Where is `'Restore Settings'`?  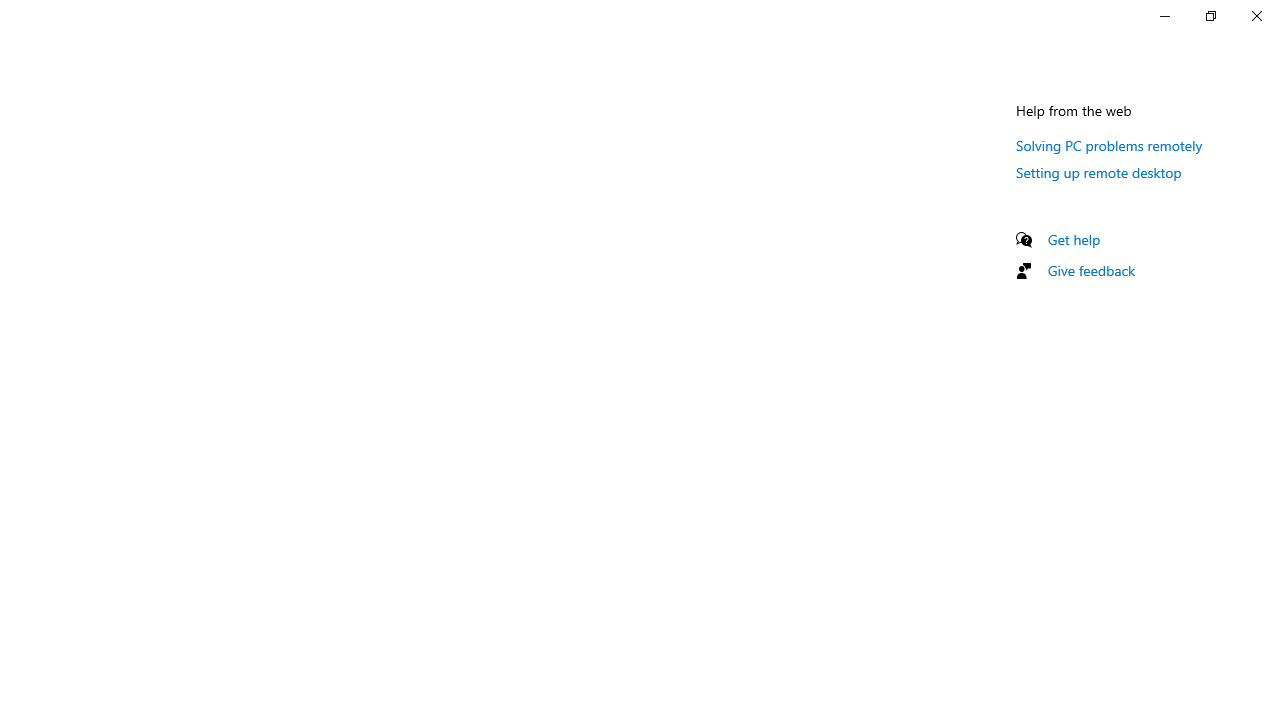
'Restore Settings' is located at coordinates (1209, 15).